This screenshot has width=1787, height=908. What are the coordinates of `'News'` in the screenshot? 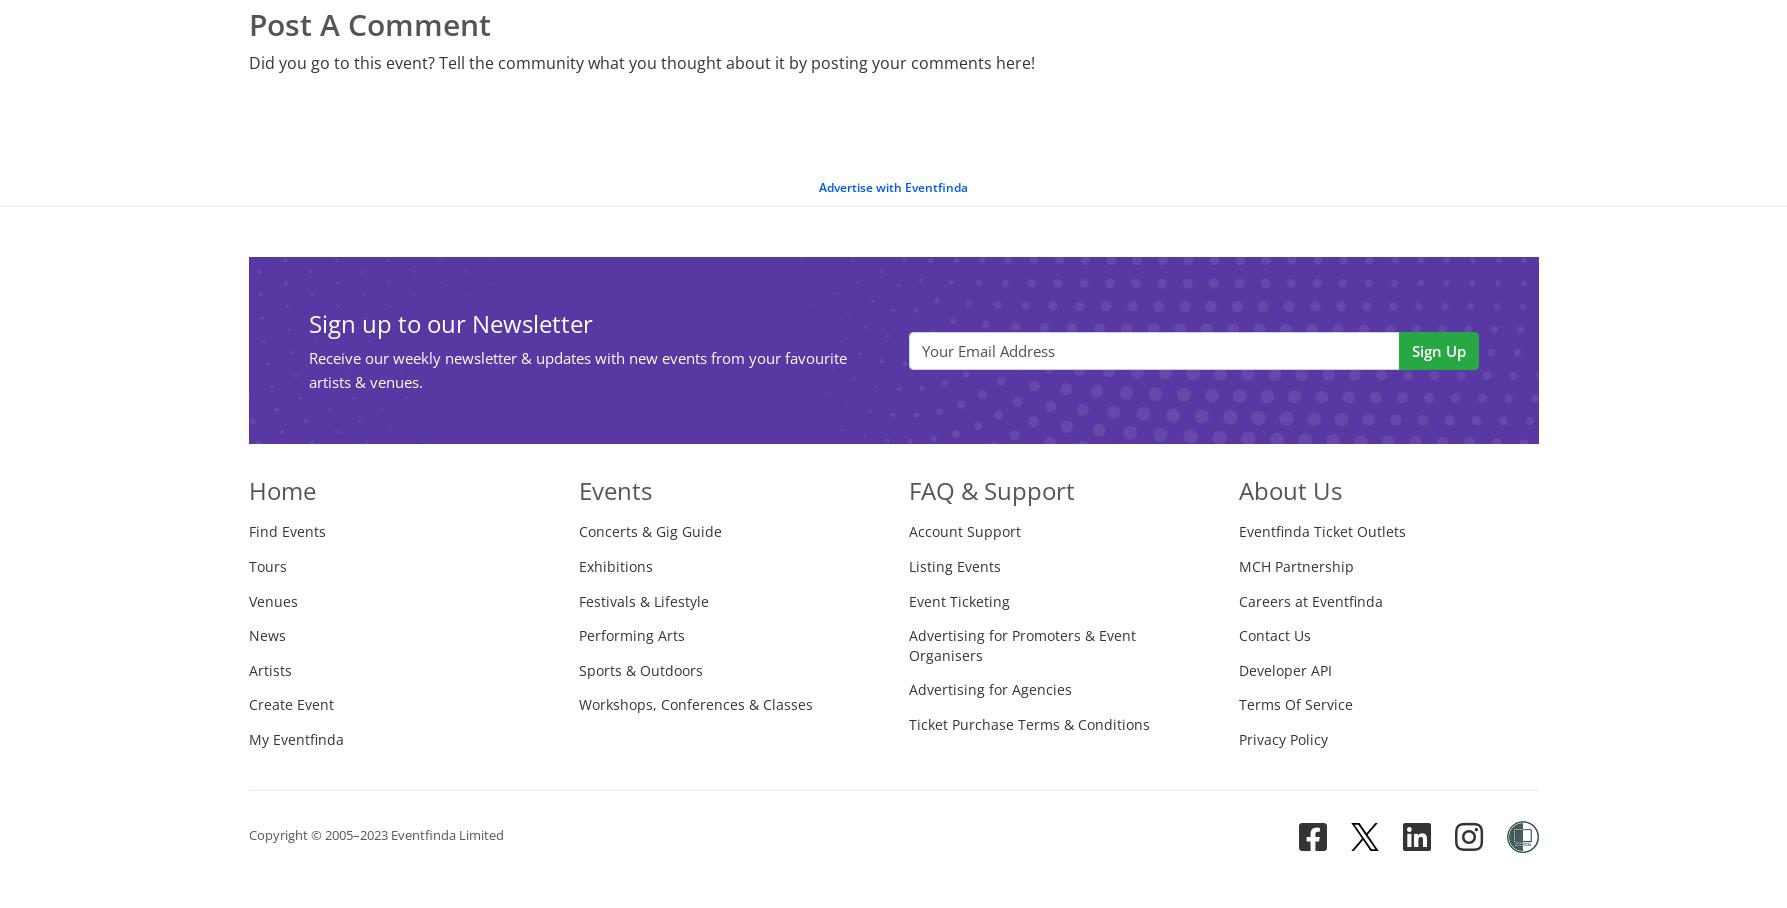 It's located at (265, 634).